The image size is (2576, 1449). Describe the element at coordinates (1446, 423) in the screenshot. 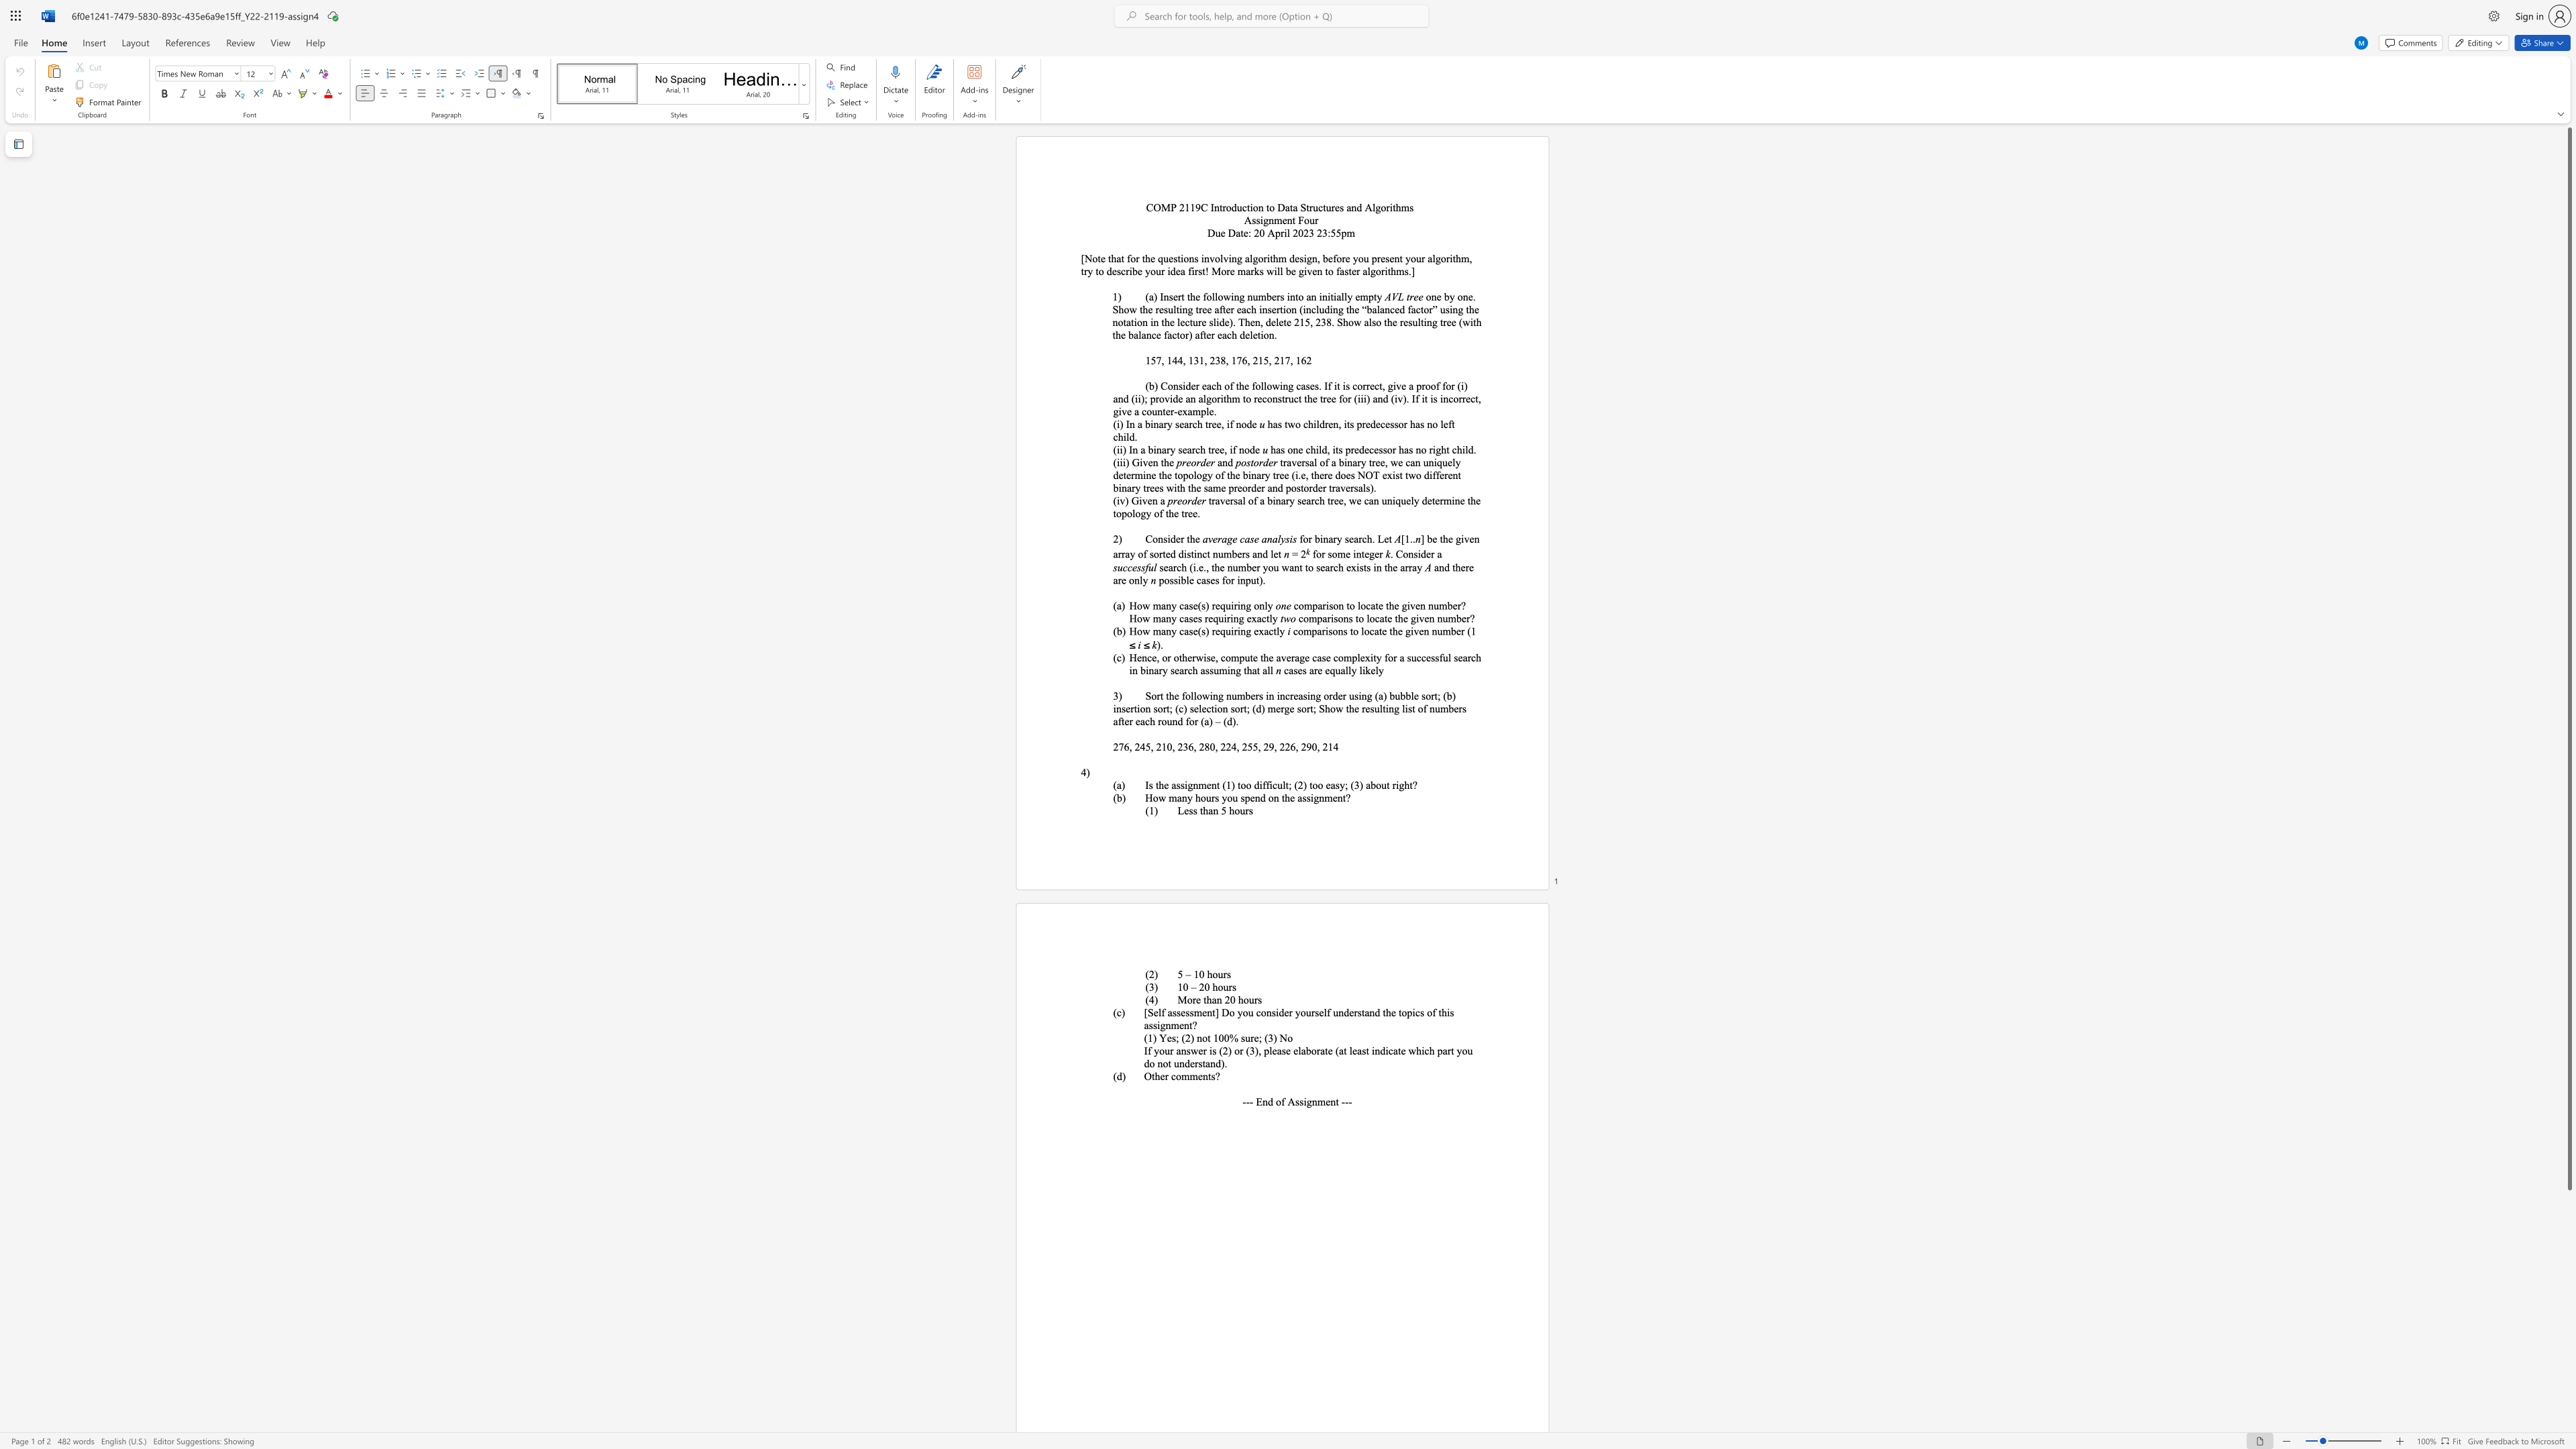

I see `the 5th character "e" in the text` at that location.